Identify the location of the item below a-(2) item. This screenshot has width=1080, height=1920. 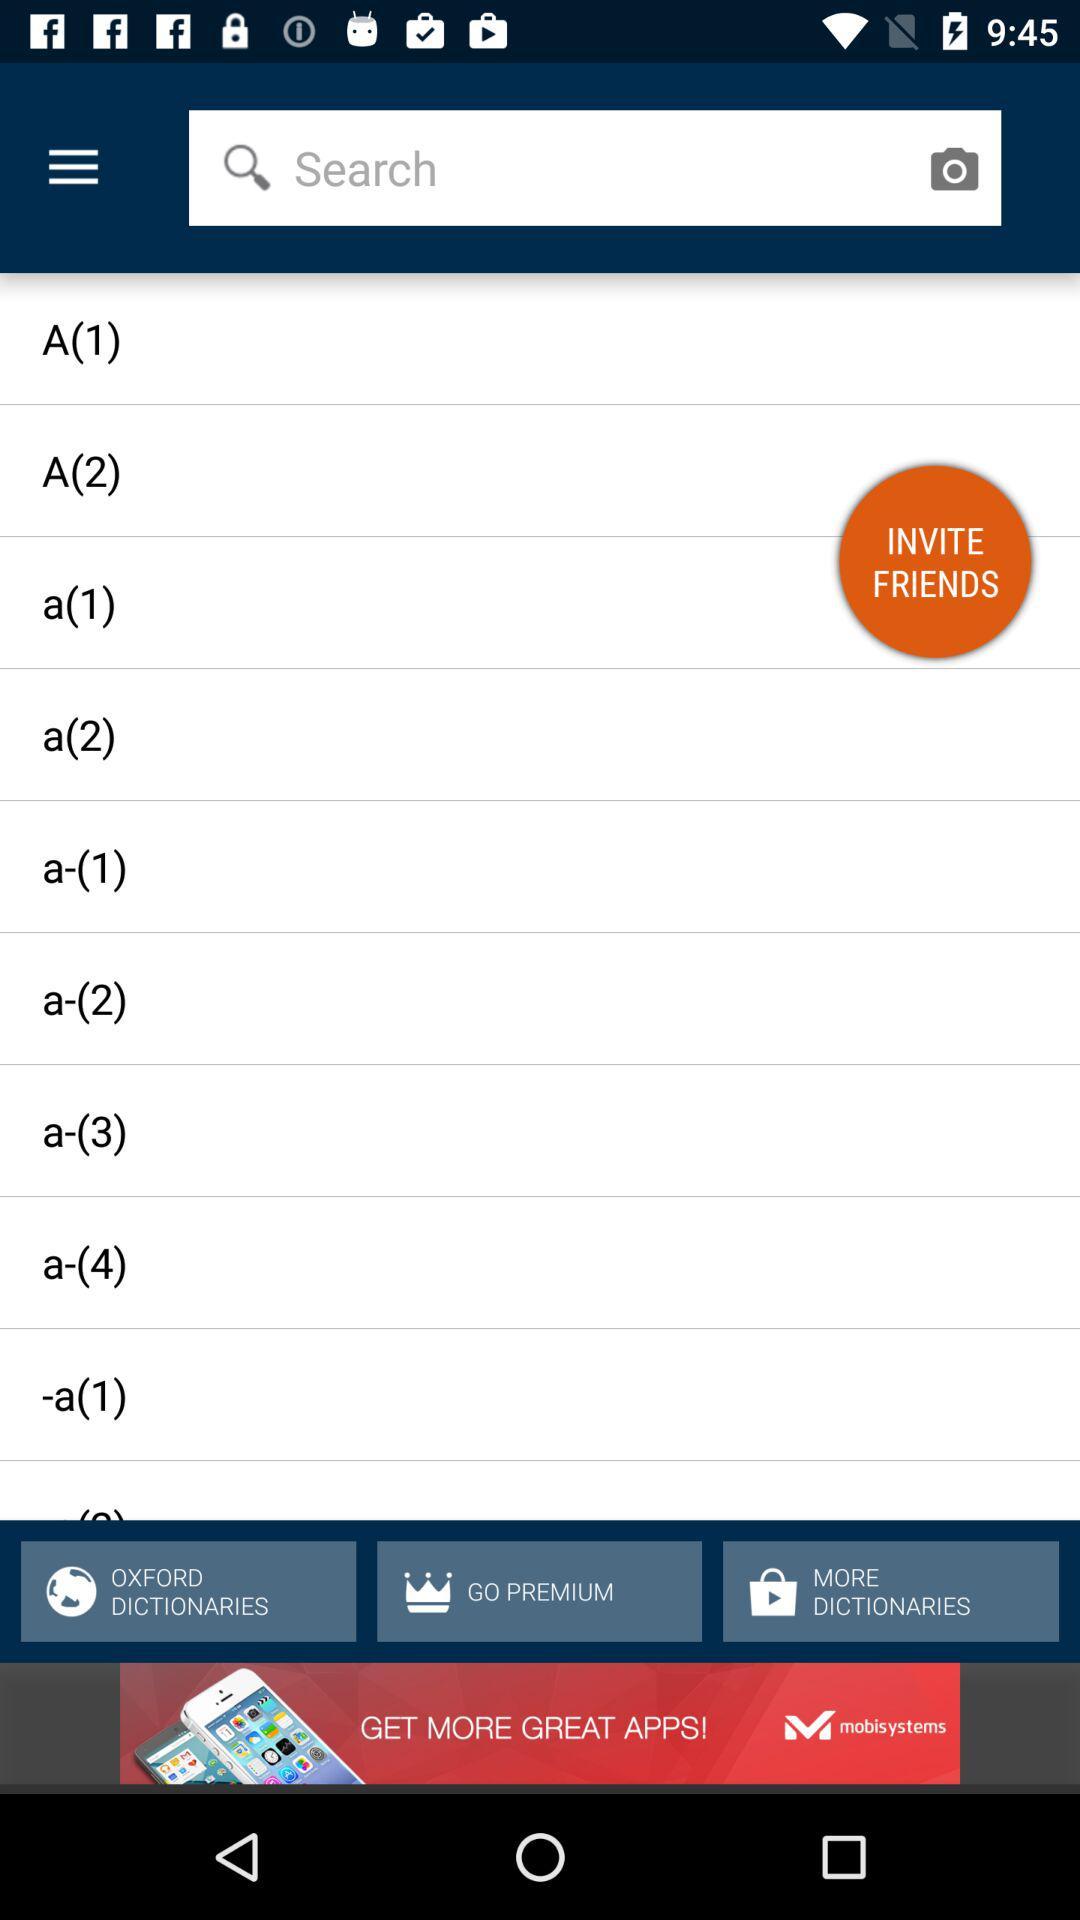
(520, 1130).